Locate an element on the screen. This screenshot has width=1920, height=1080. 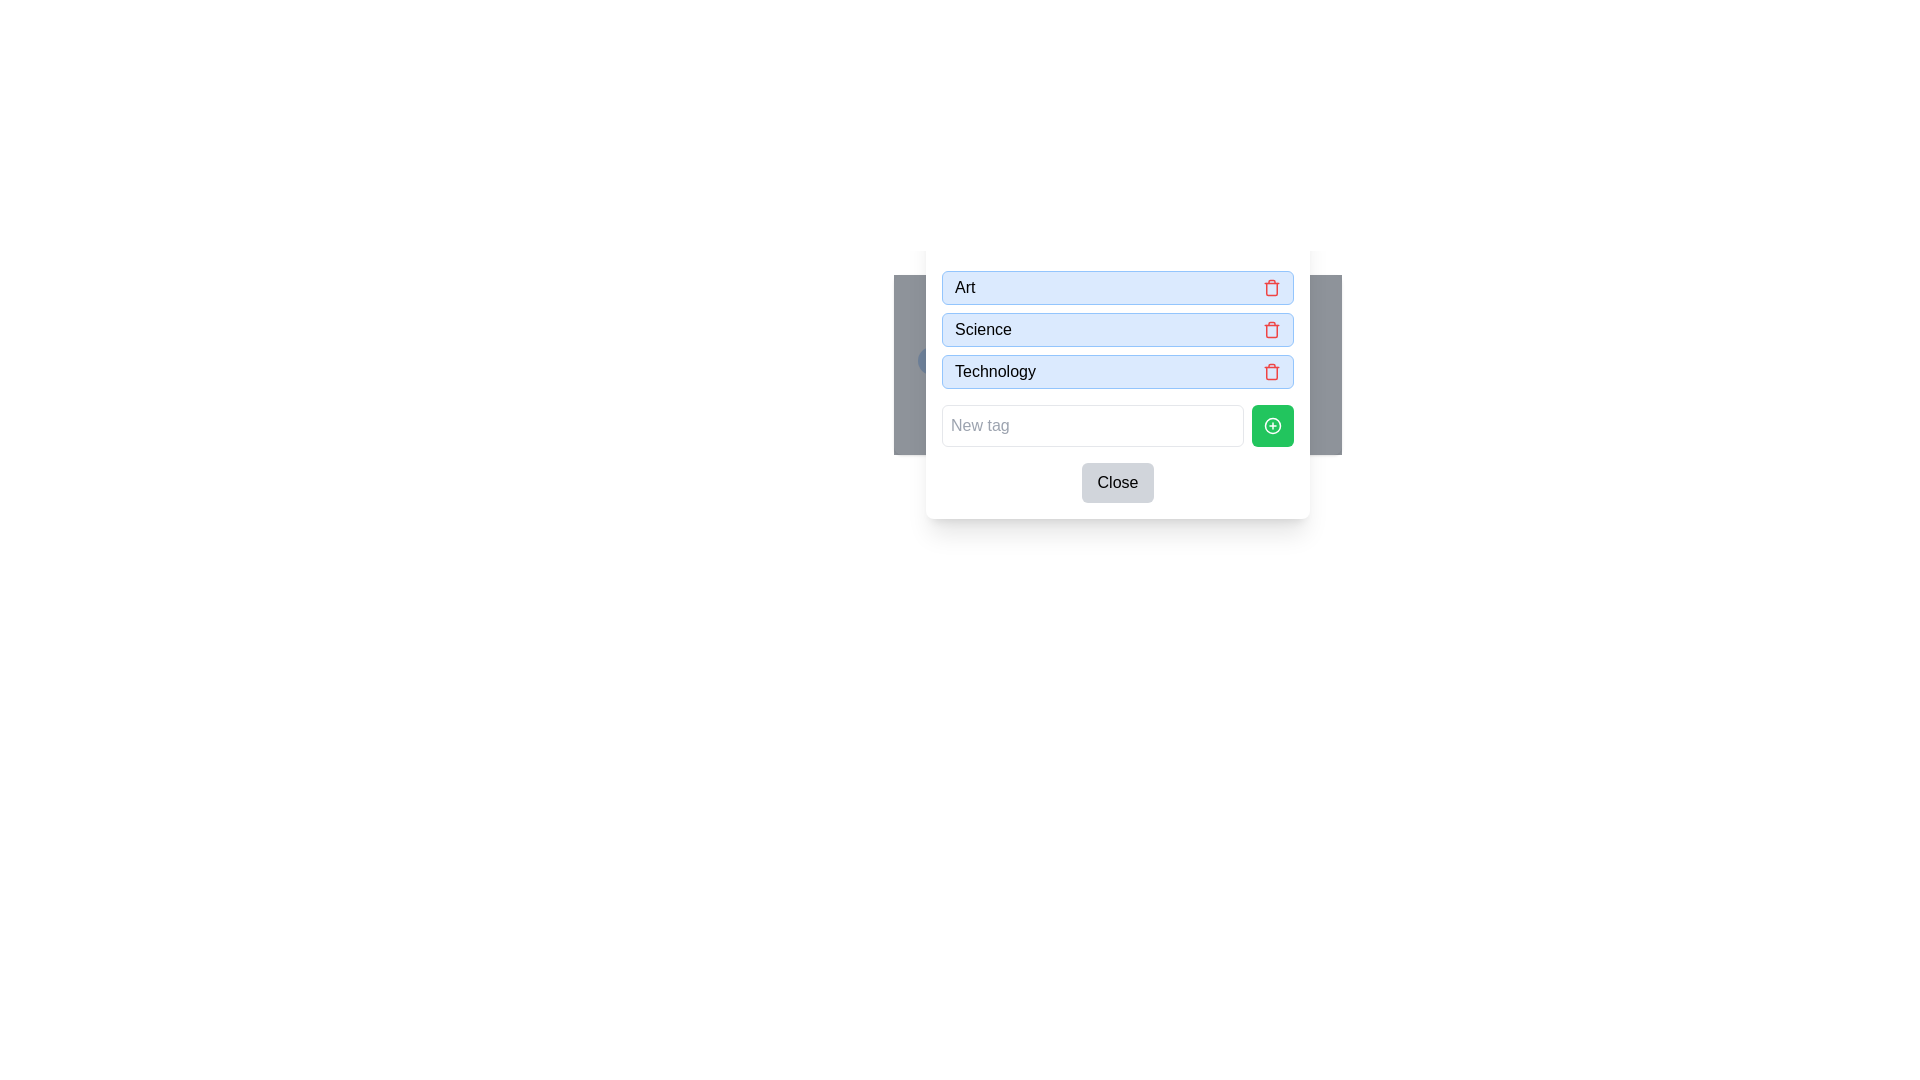
the selectable or editable tag labeled 'Technology' is located at coordinates (1117, 365).